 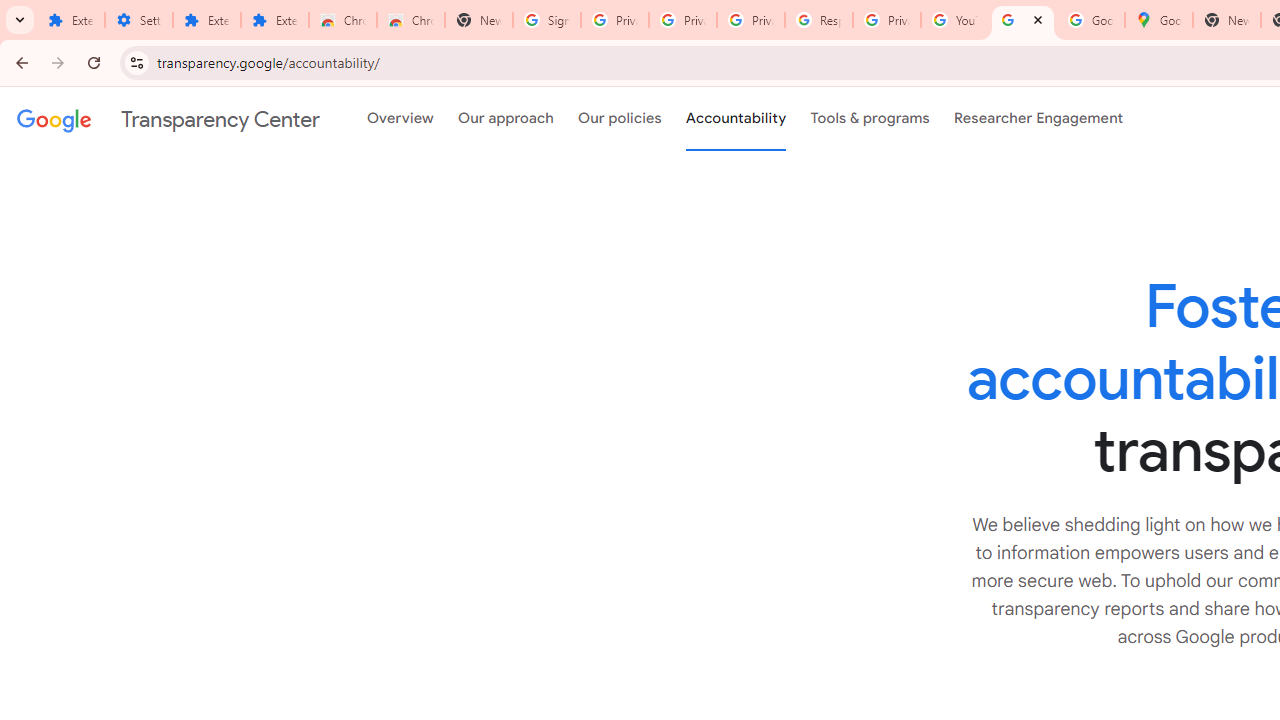 I want to click on 'New Tab', so click(x=478, y=20).